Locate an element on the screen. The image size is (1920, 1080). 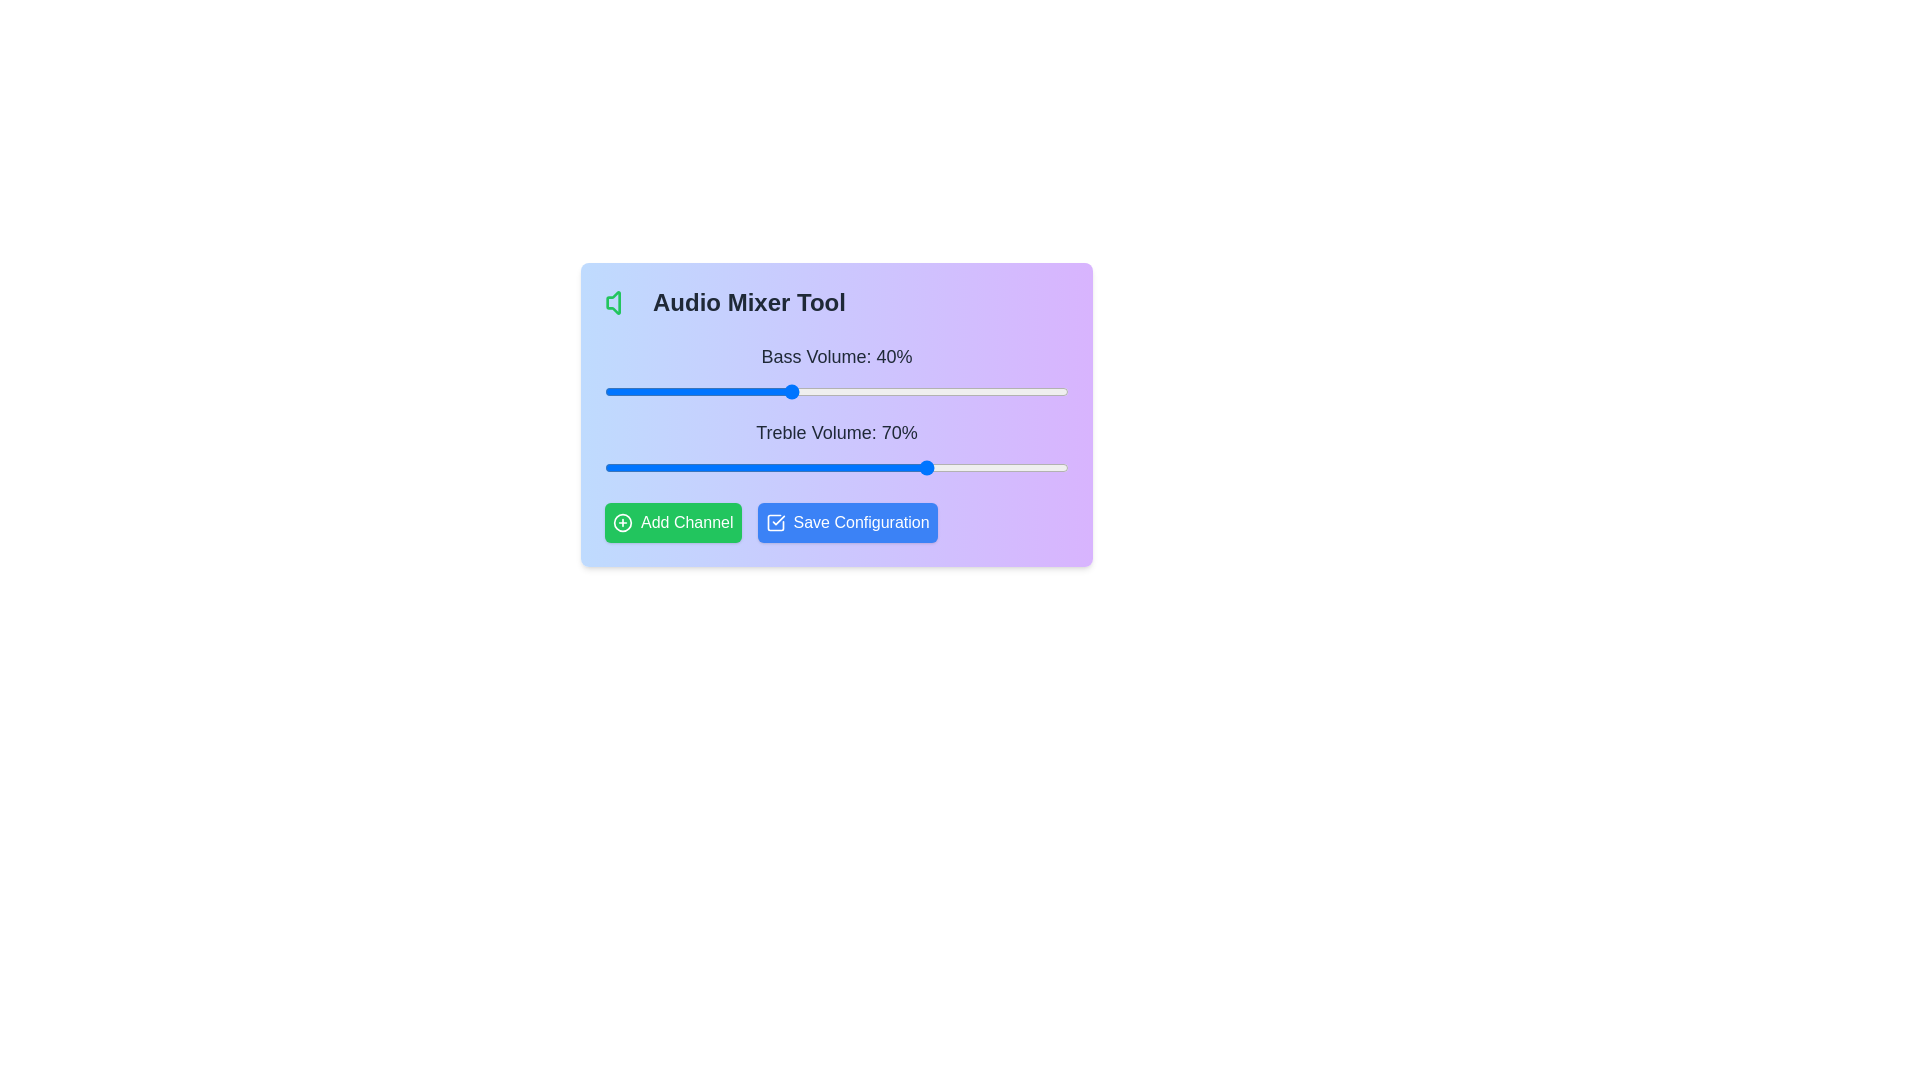
treble volume is located at coordinates (850, 467).